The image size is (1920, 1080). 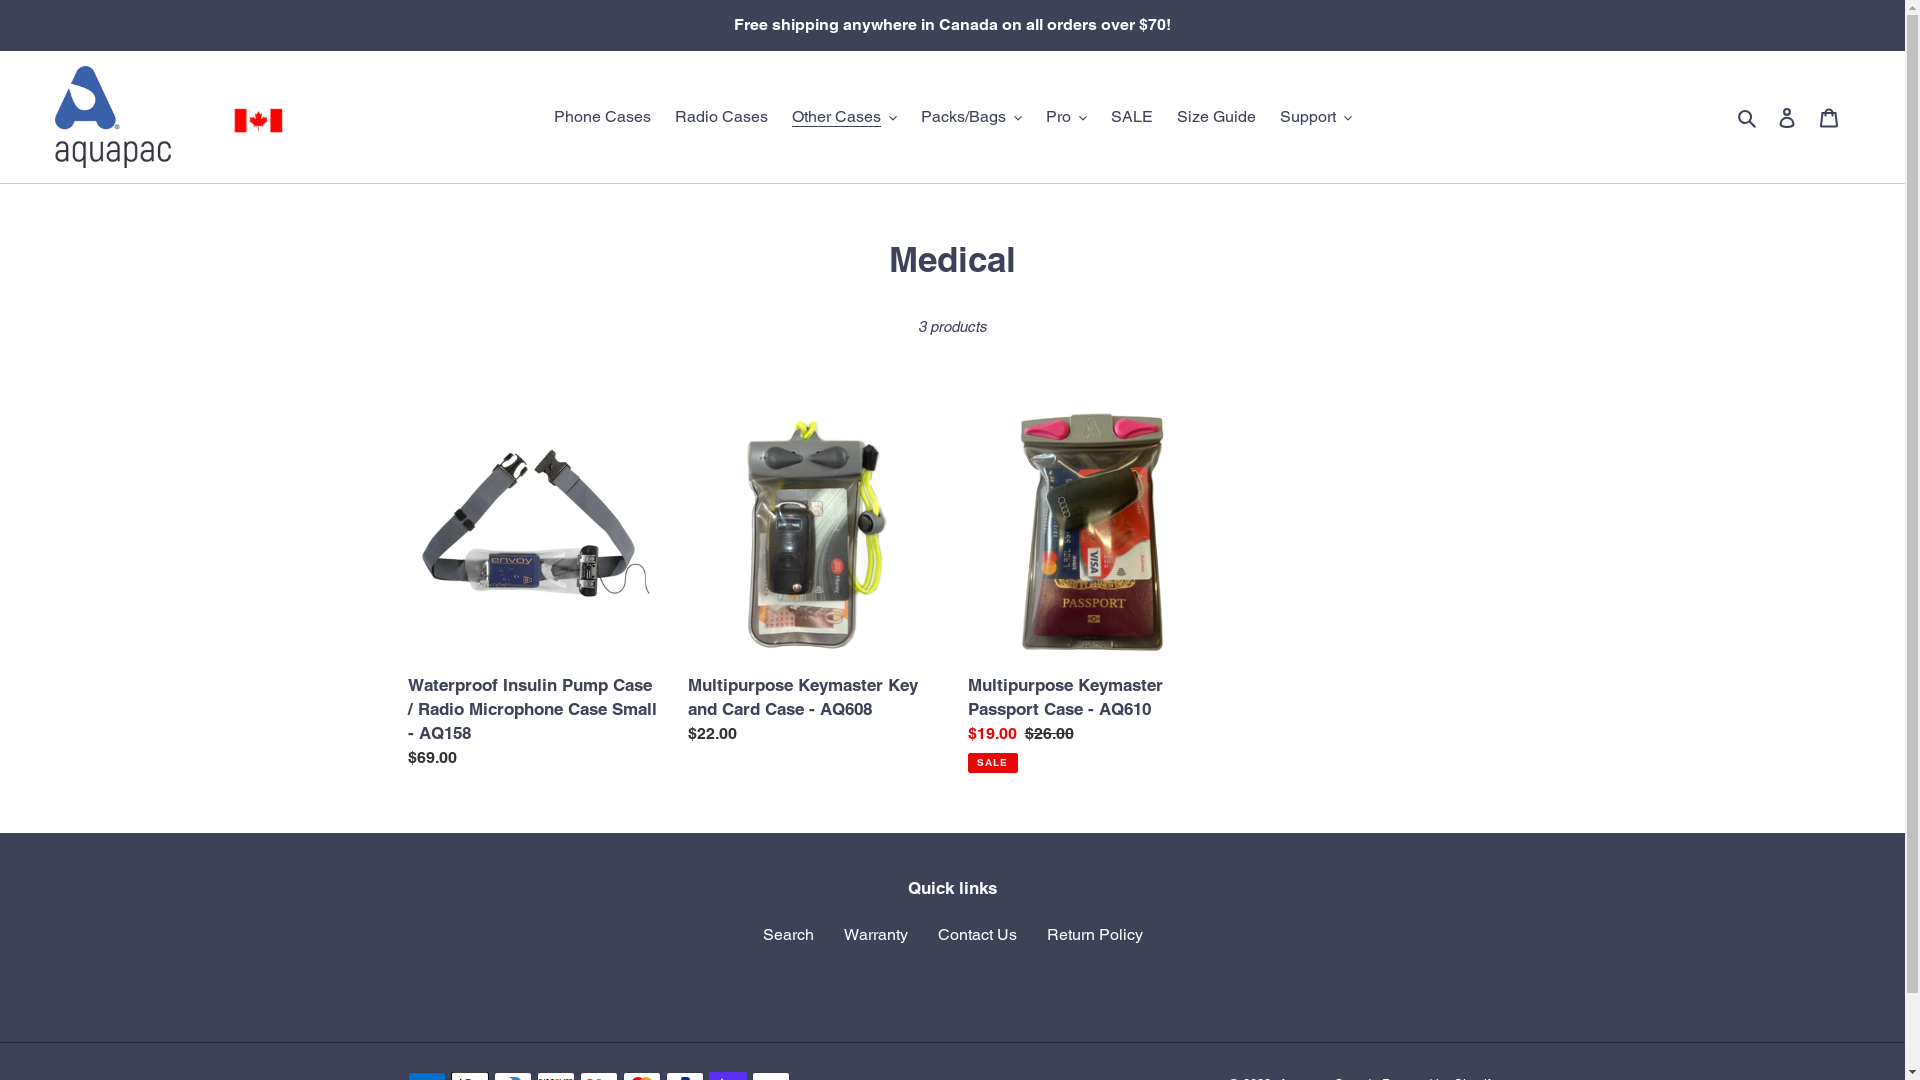 What do you see at coordinates (875, 934) in the screenshot?
I see `'Warranty'` at bounding box center [875, 934].